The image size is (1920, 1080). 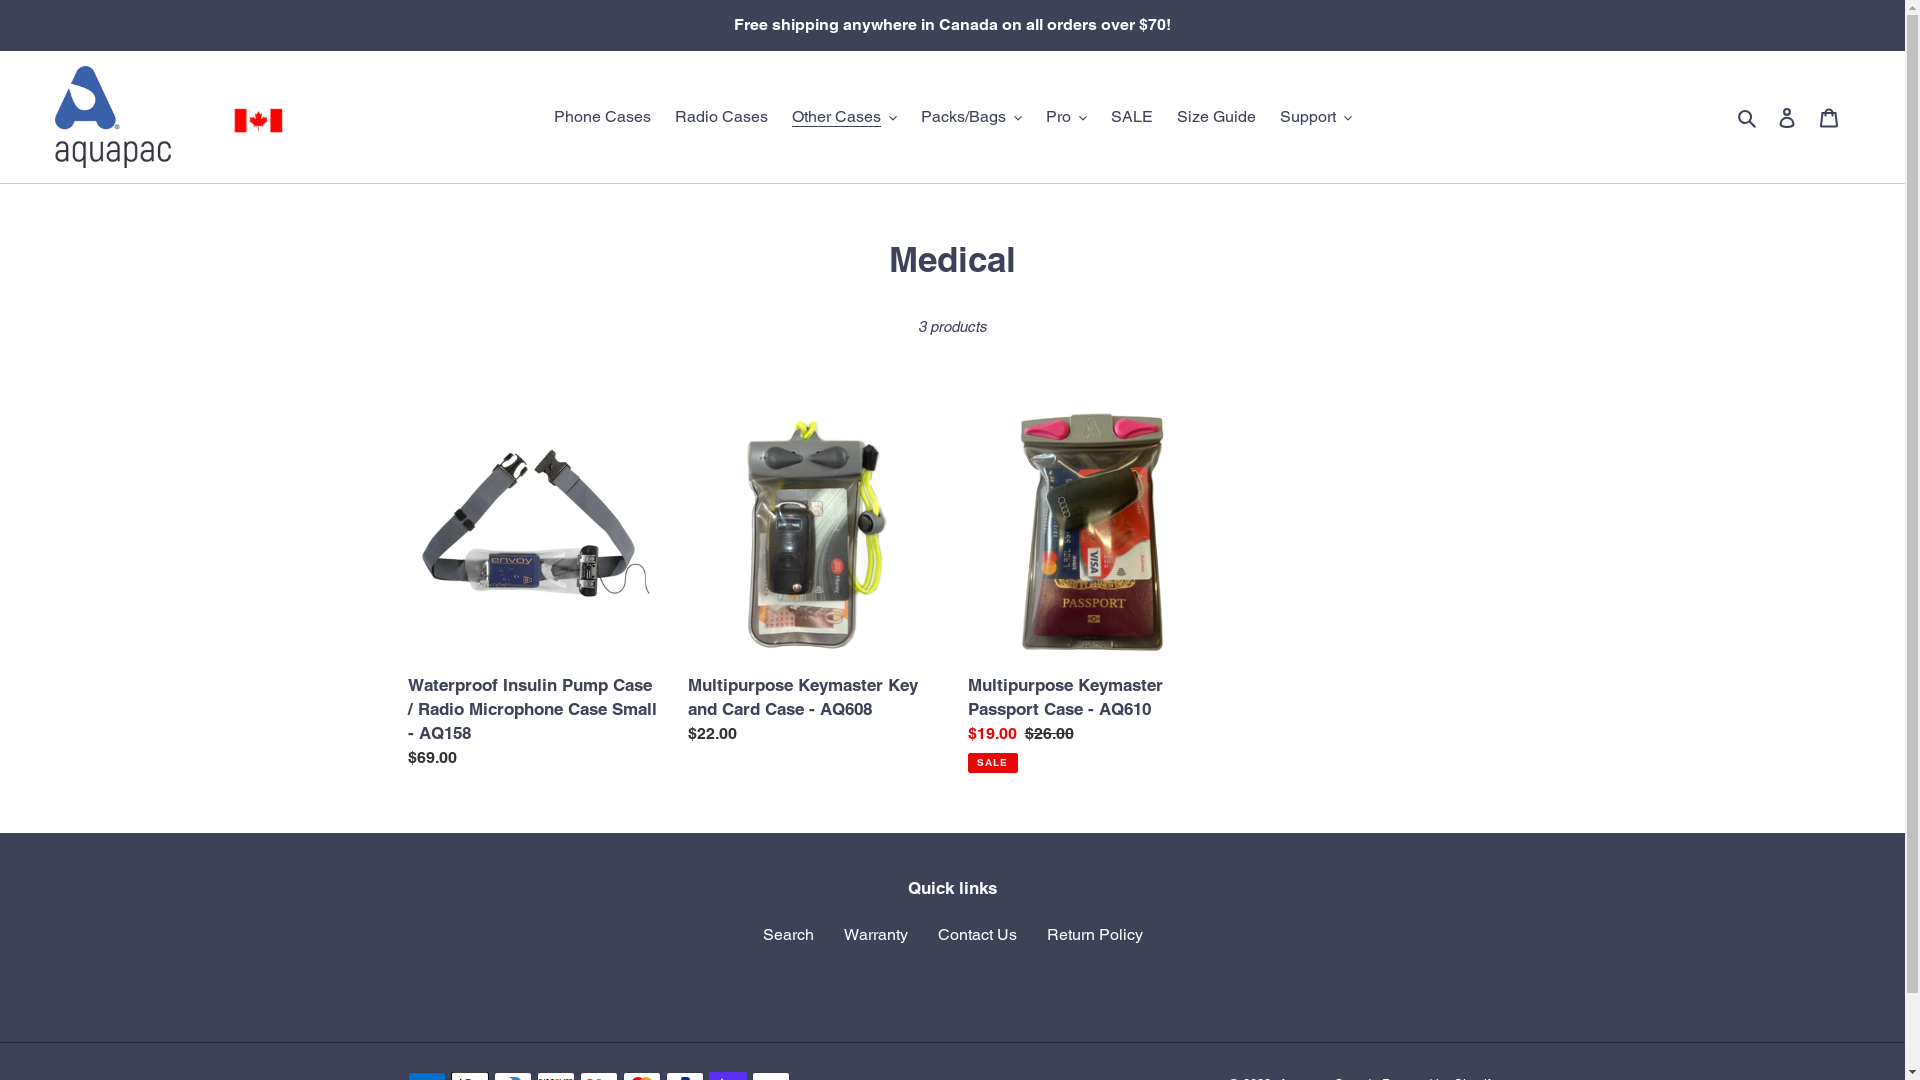 What do you see at coordinates (875, 934) in the screenshot?
I see `'Warranty'` at bounding box center [875, 934].